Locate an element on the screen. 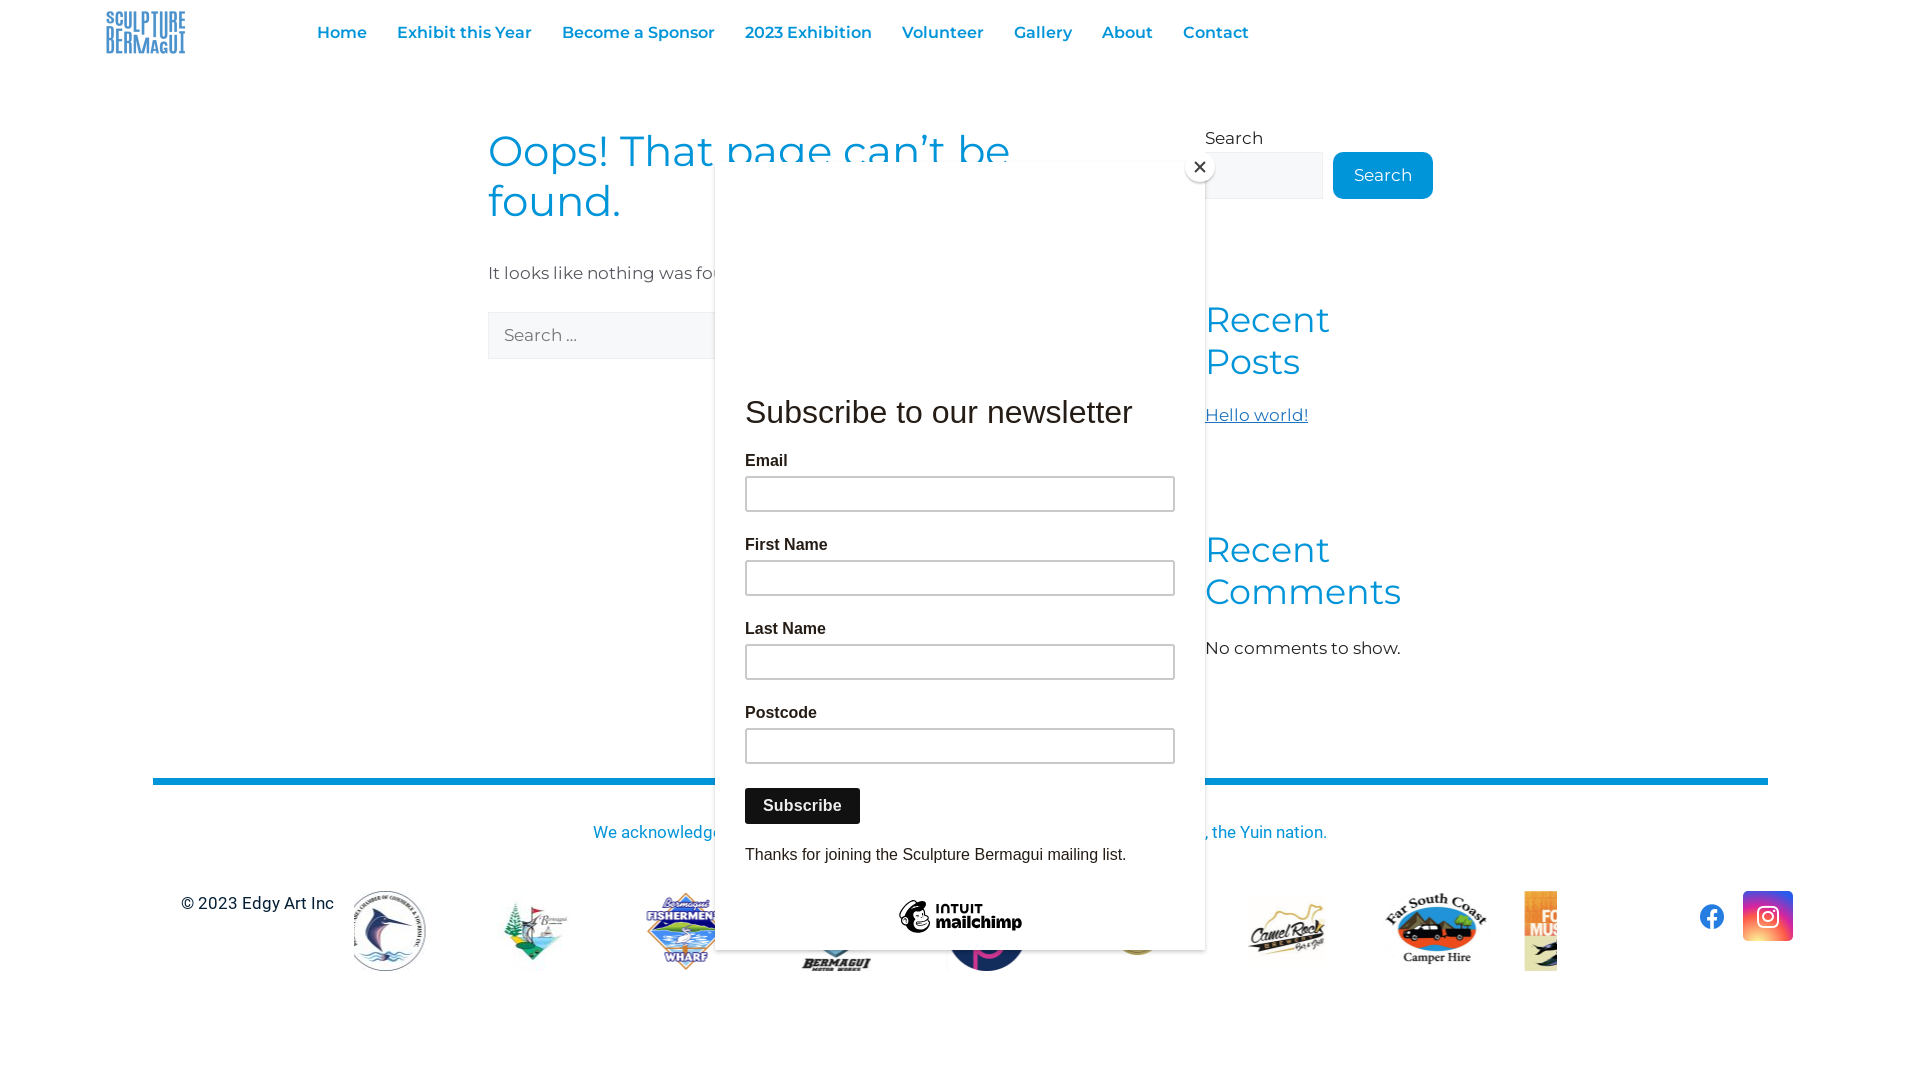  'Volunteer' is located at coordinates (941, 33).